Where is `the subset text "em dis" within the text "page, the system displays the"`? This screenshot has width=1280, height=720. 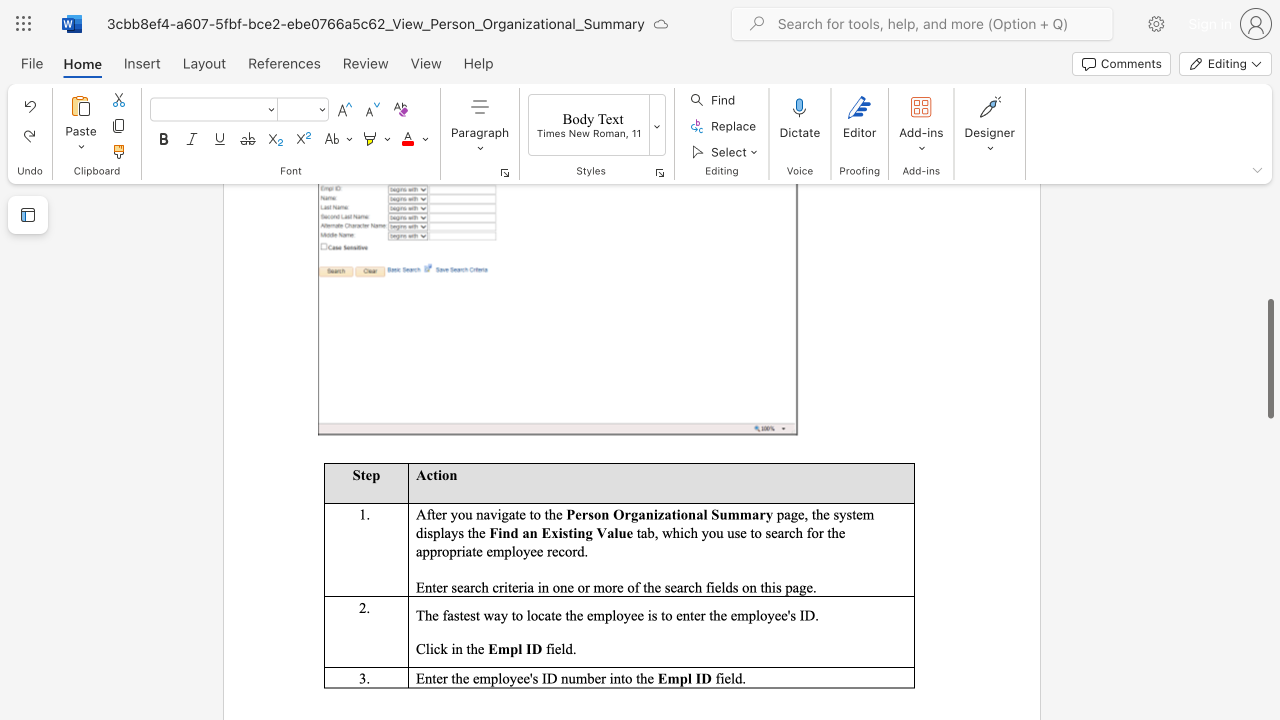
the subset text "em dis" within the text "page, the system displays the" is located at coordinates (856, 513).